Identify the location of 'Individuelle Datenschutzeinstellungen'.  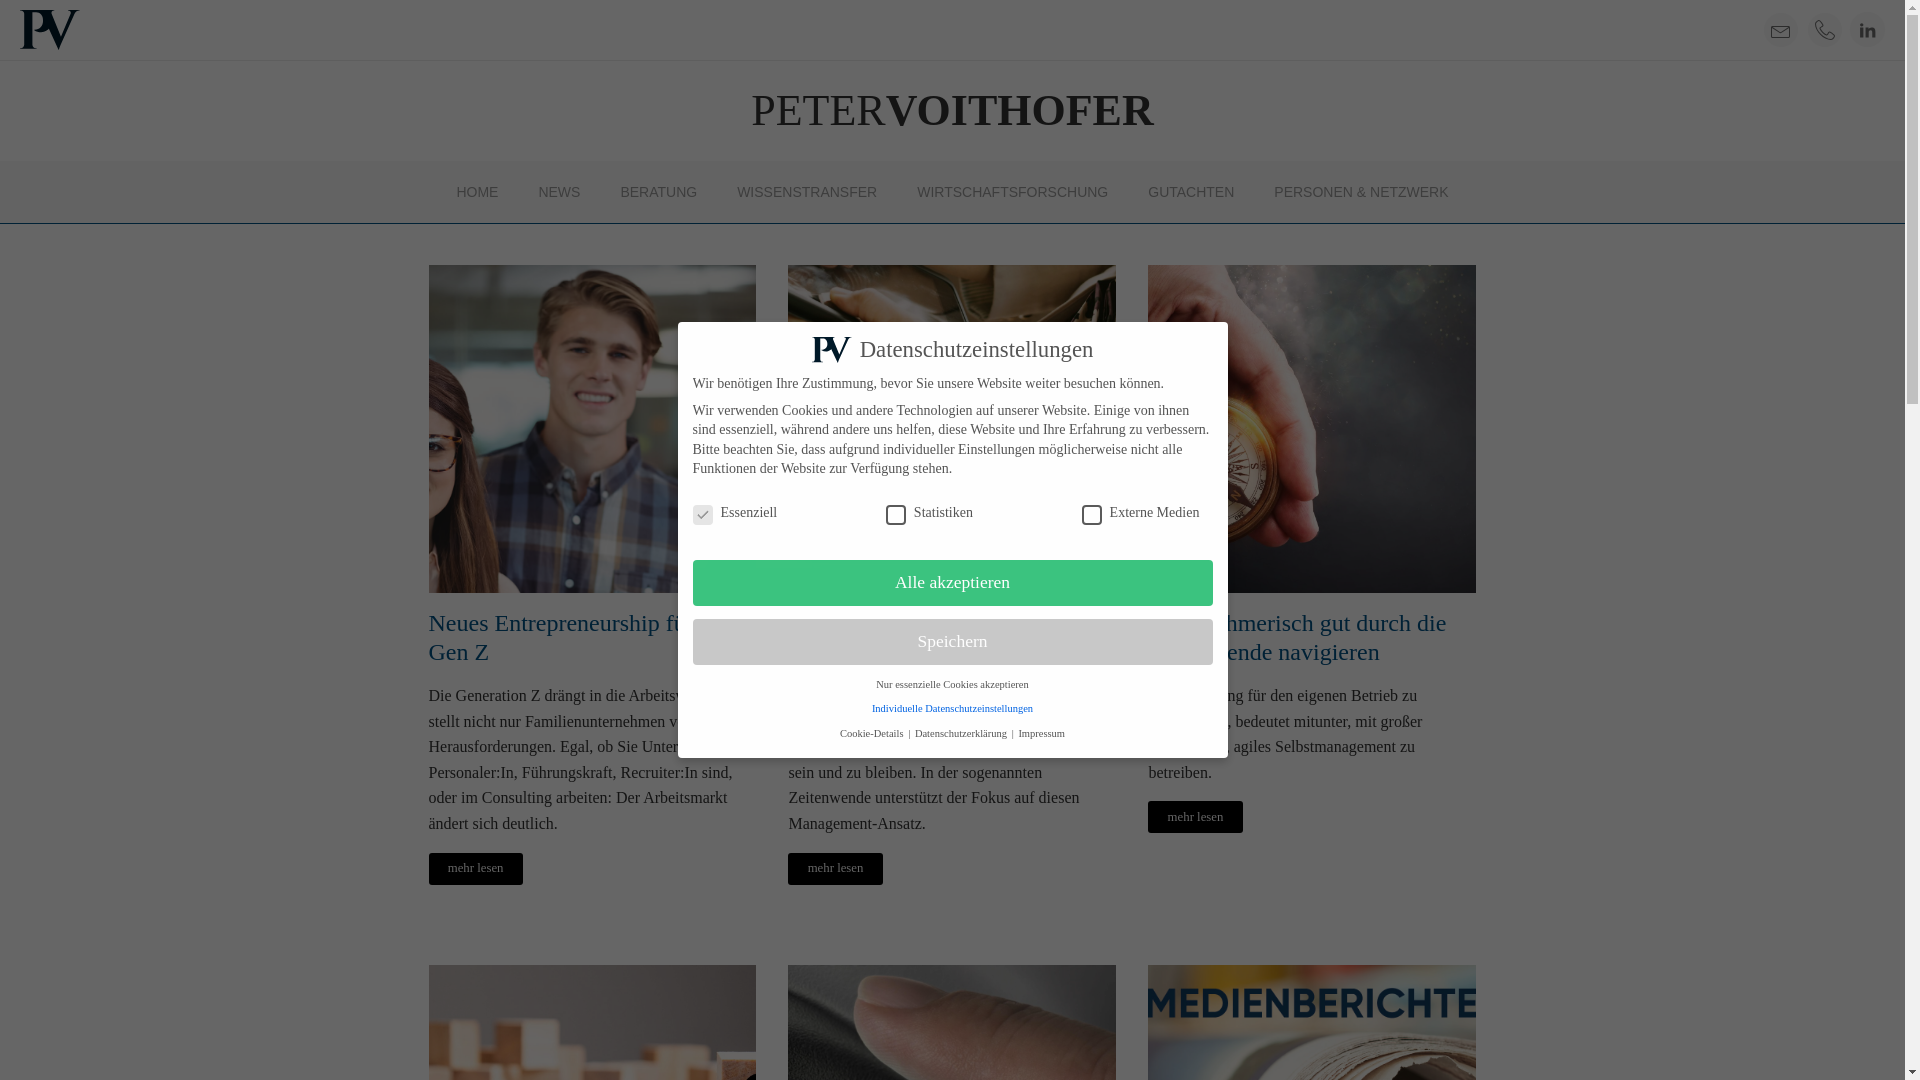
(951, 707).